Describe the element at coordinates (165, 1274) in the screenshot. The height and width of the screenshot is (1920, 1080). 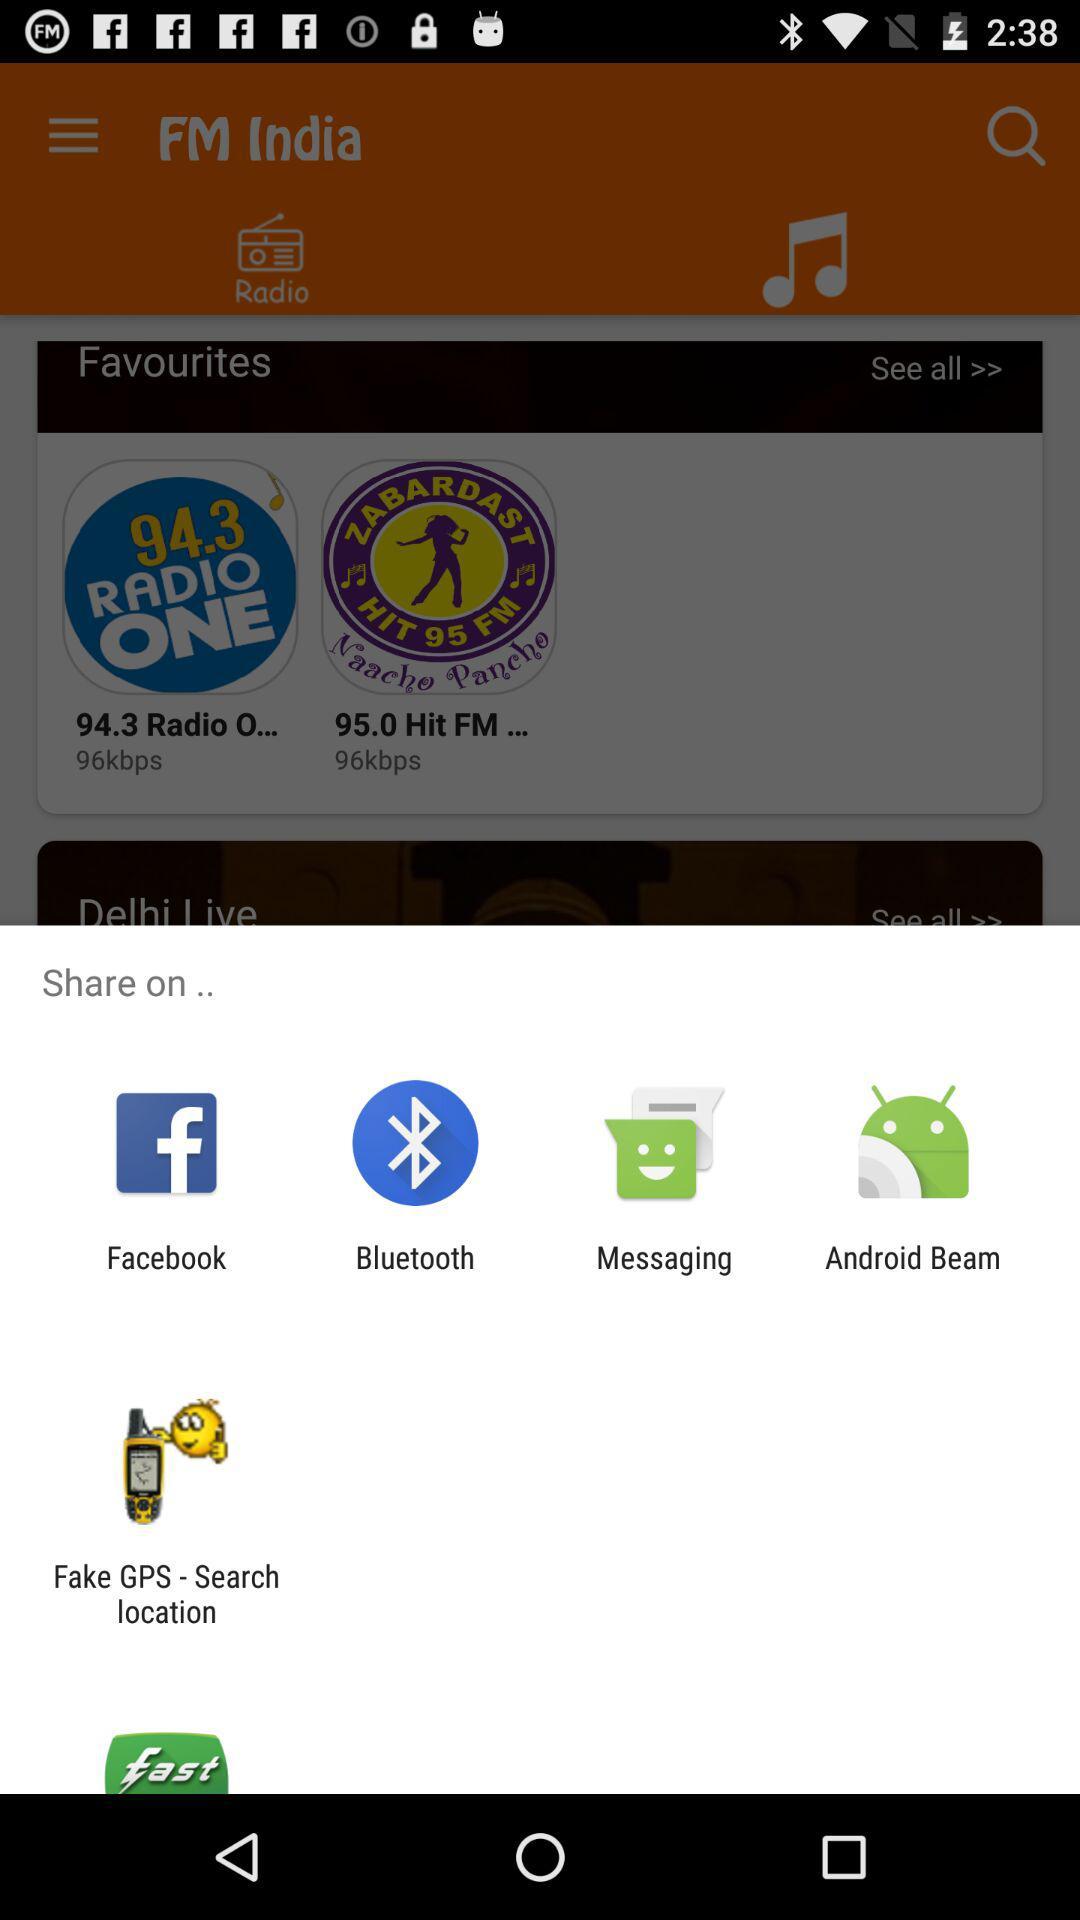
I see `item to the left of bluetooth app` at that location.